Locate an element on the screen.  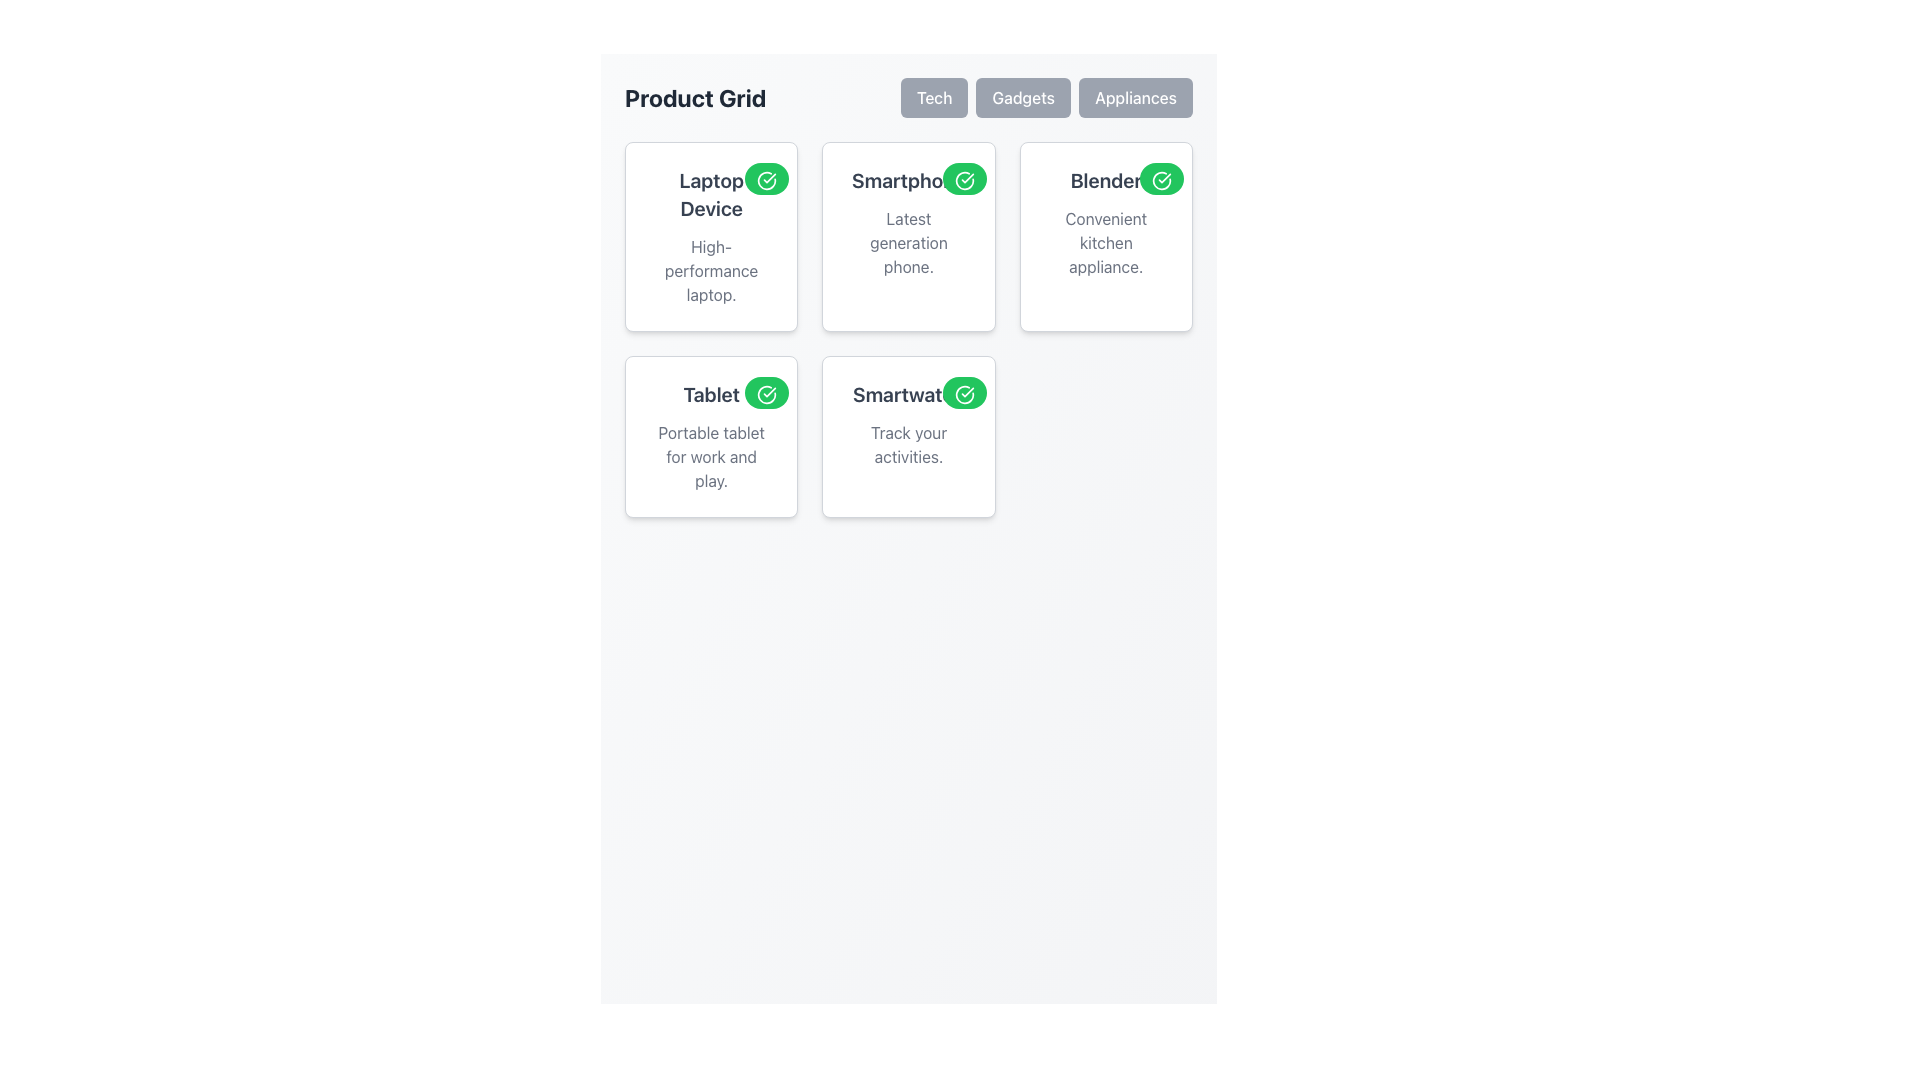
the text element that contains the phrase 'Portable tablet for work and play.' This text is styled in gray and is positioned below the title 'Tablet' within its card is located at coordinates (711, 456).